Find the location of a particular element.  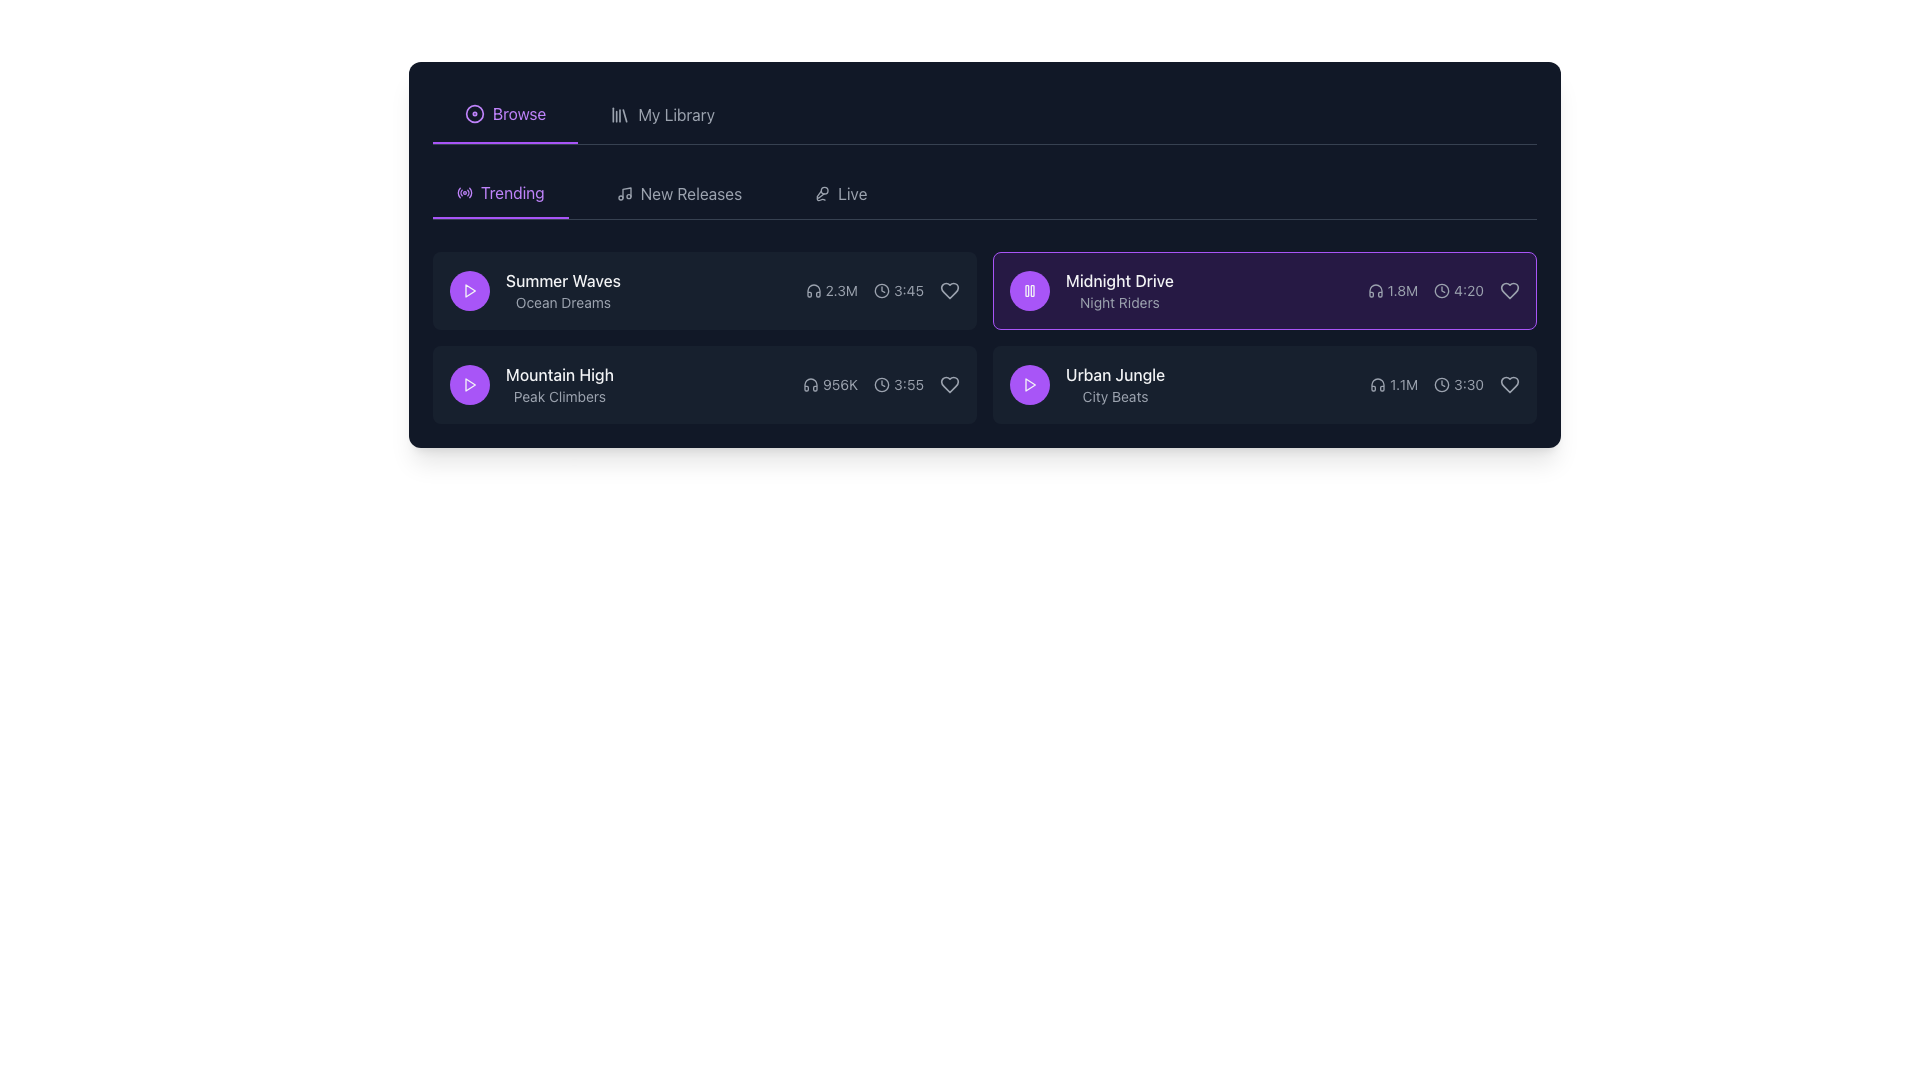

the pause button icon which is represented by a narrow vertical rectangular bar with rounded corners located to the left side of the icon, centered vertically and horizontally within it is located at coordinates (1027, 290).